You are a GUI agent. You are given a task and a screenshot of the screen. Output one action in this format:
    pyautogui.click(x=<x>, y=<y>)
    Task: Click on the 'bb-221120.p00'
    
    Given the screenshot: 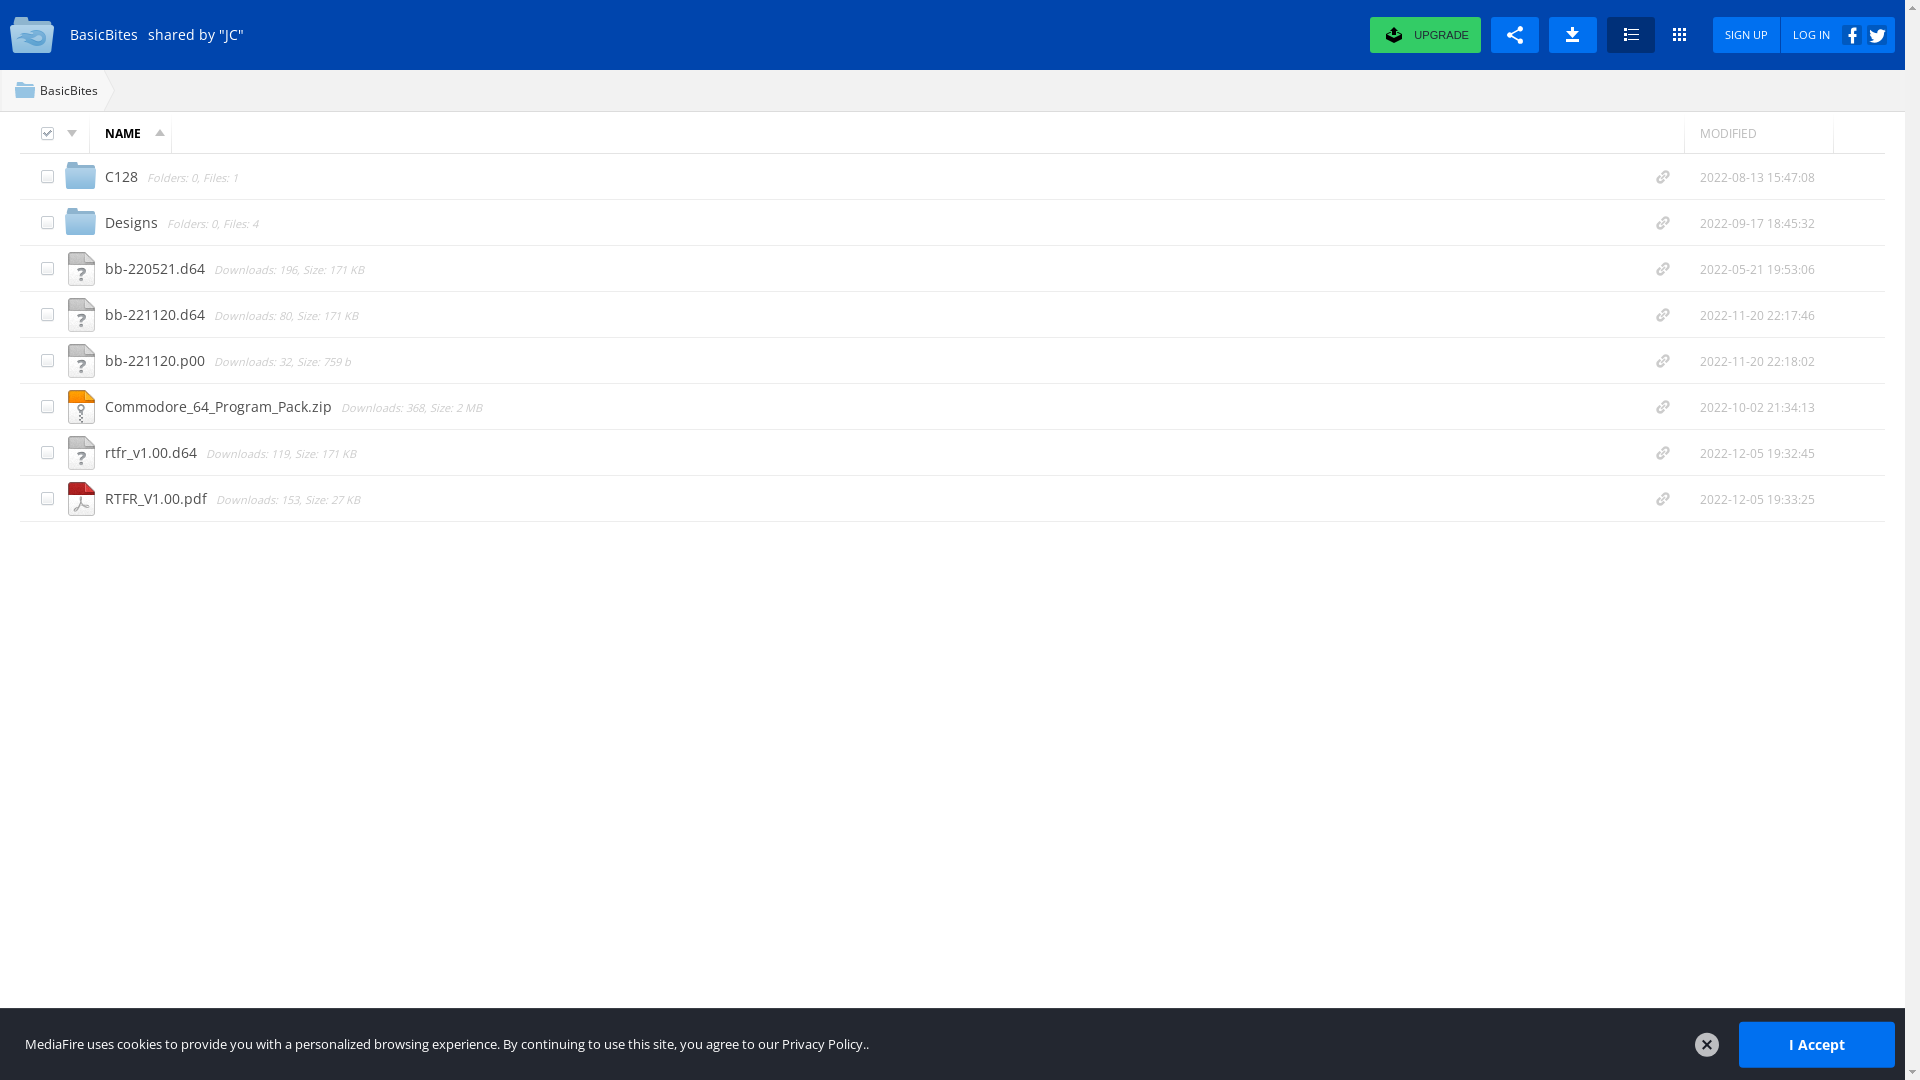 What is the action you would take?
    pyautogui.click(x=156, y=358)
    